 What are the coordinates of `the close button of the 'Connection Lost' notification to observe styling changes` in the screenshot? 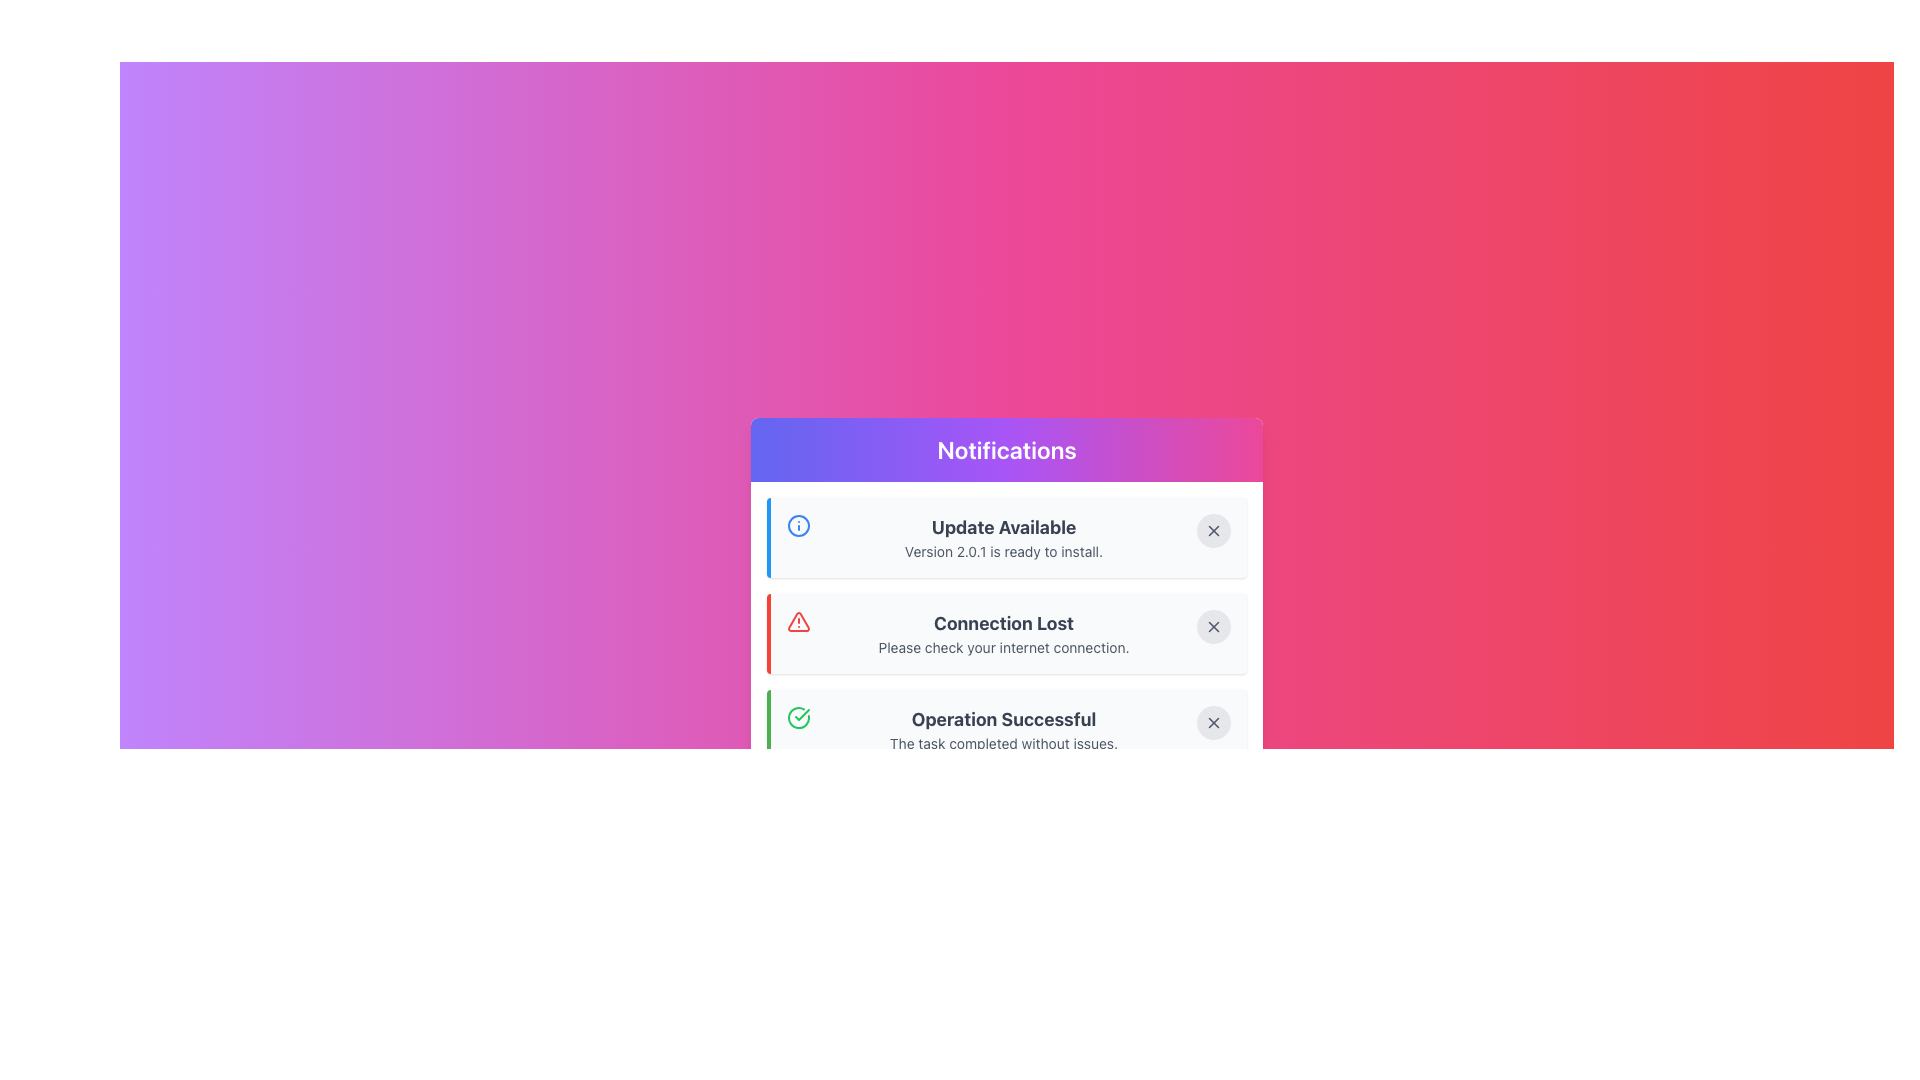 It's located at (1213, 626).